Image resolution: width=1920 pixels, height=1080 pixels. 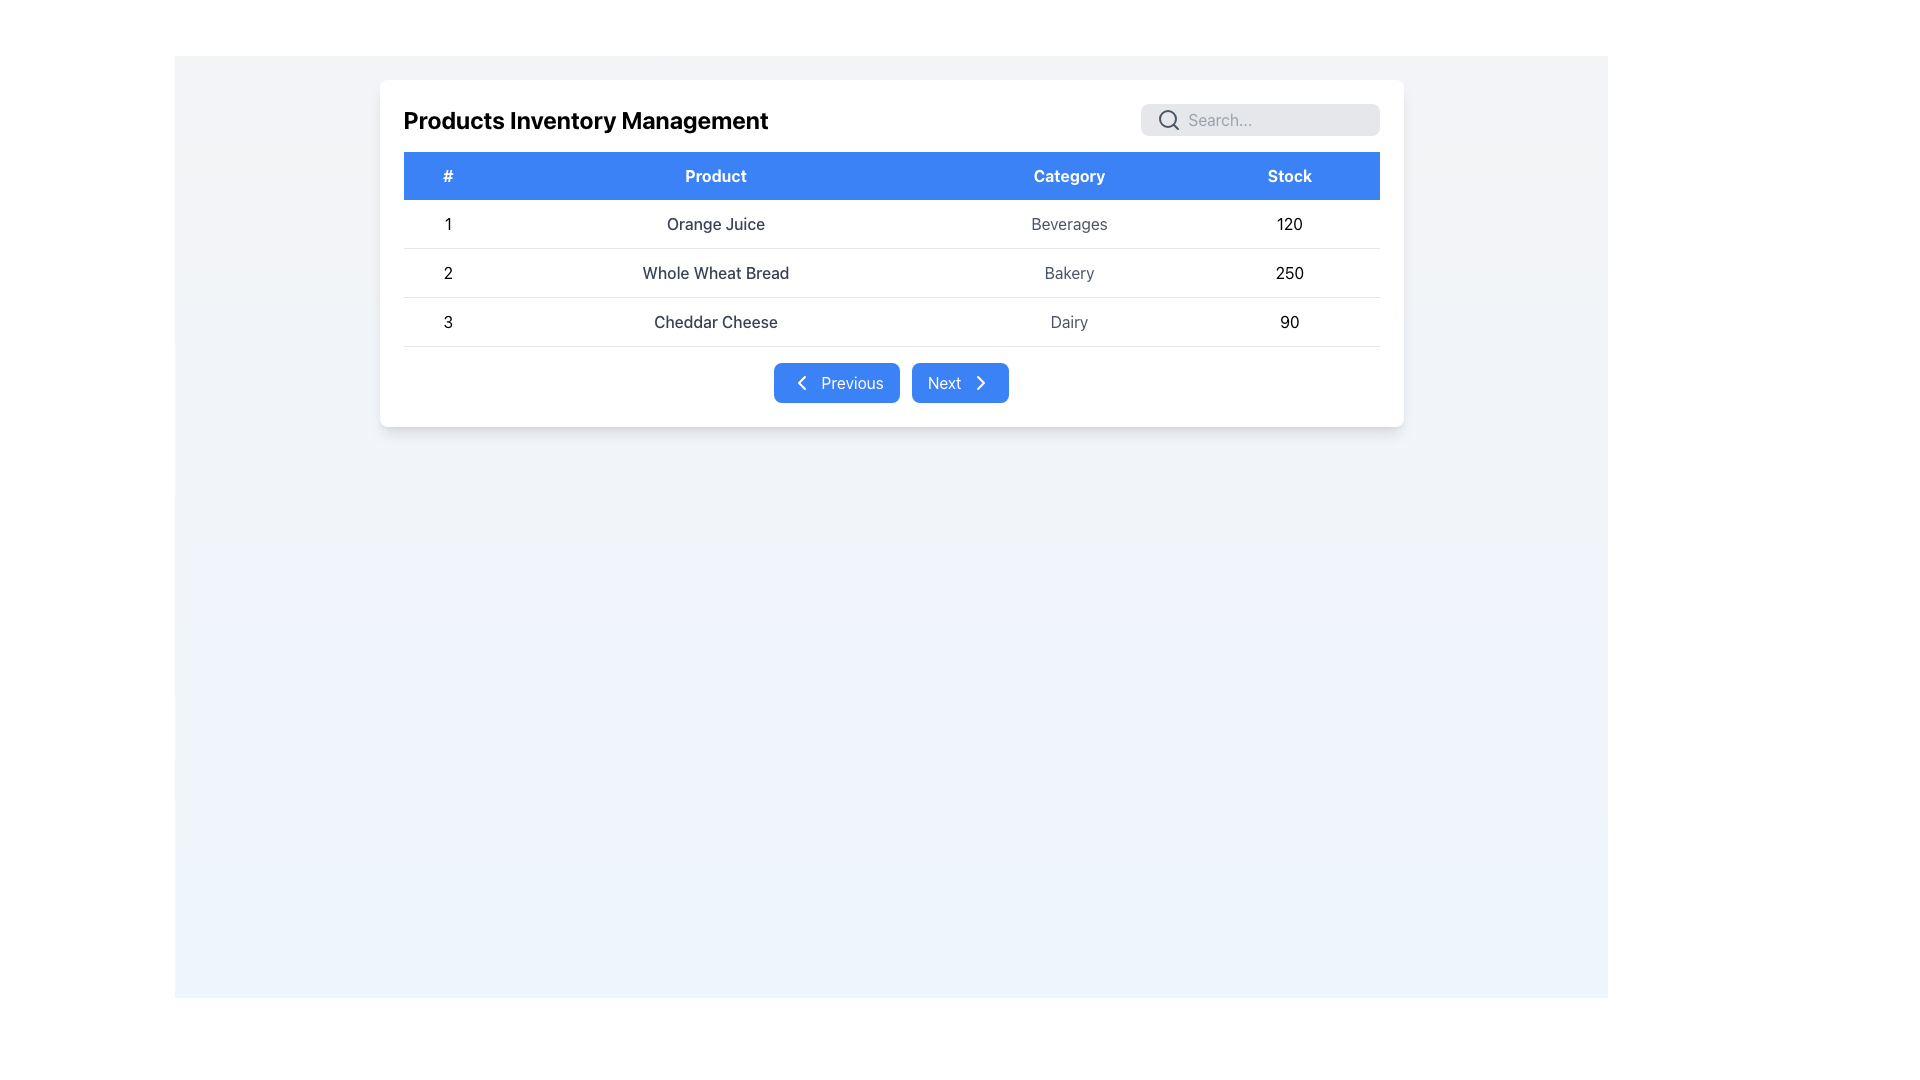 I want to click on the third row in the 'Products Inventory Management' section, which details the item '3', product name 'Cheddar Cheese', category 'Dairy', and stock '90', so click(x=890, y=320).